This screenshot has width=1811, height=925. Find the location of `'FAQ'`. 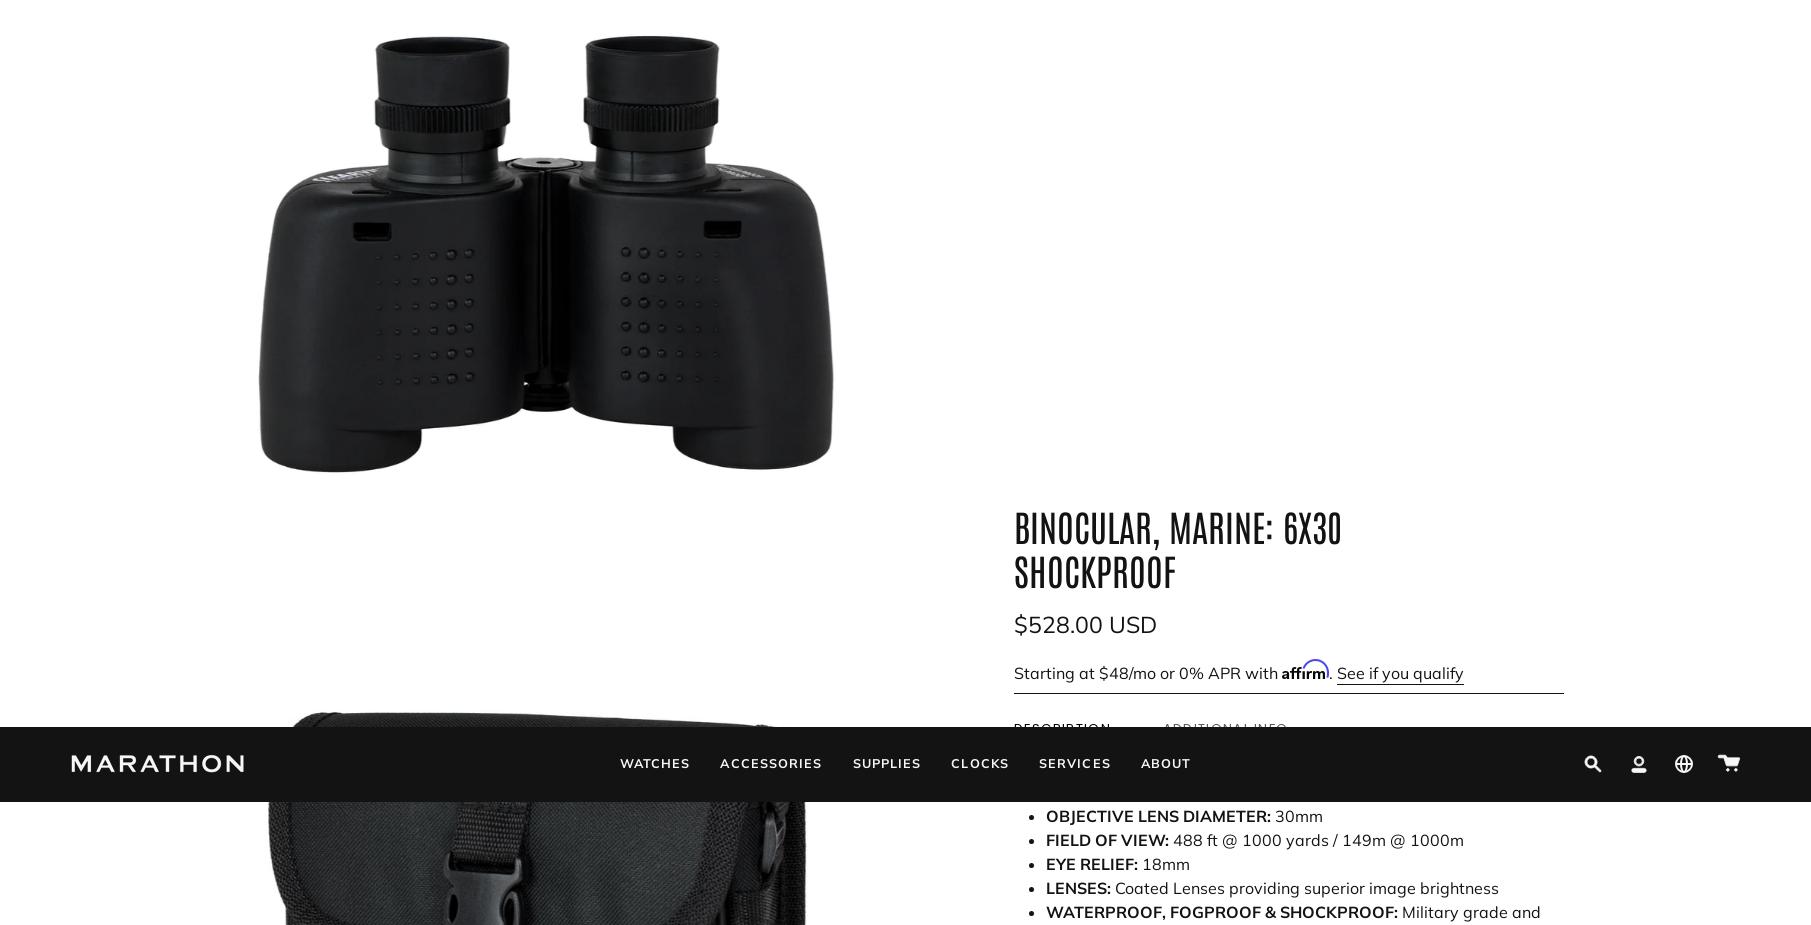

'FAQ' is located at coordinates (86, 772).